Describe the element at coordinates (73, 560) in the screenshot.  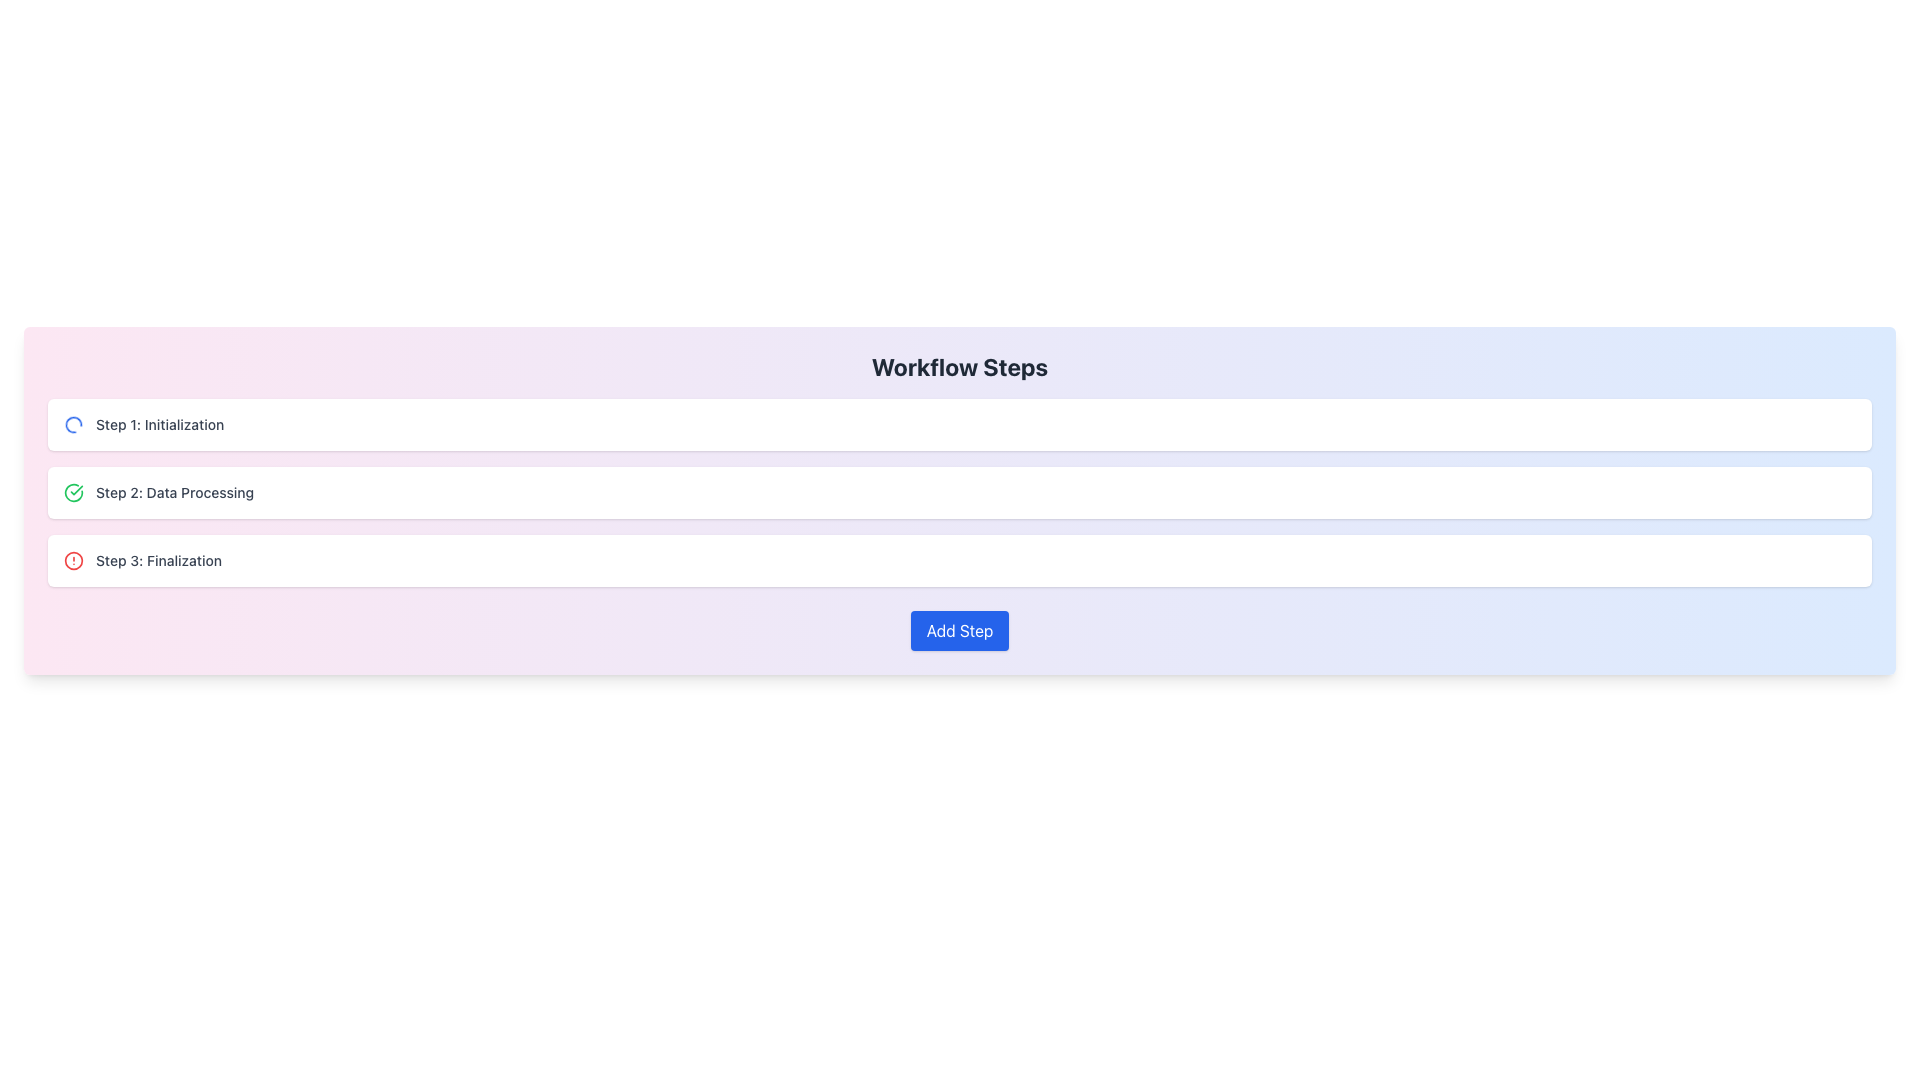
I see `the circular Graphic Indicator located at the center of the small alert icon adjacent to the text 'Step 3: Finalization'` at that location.